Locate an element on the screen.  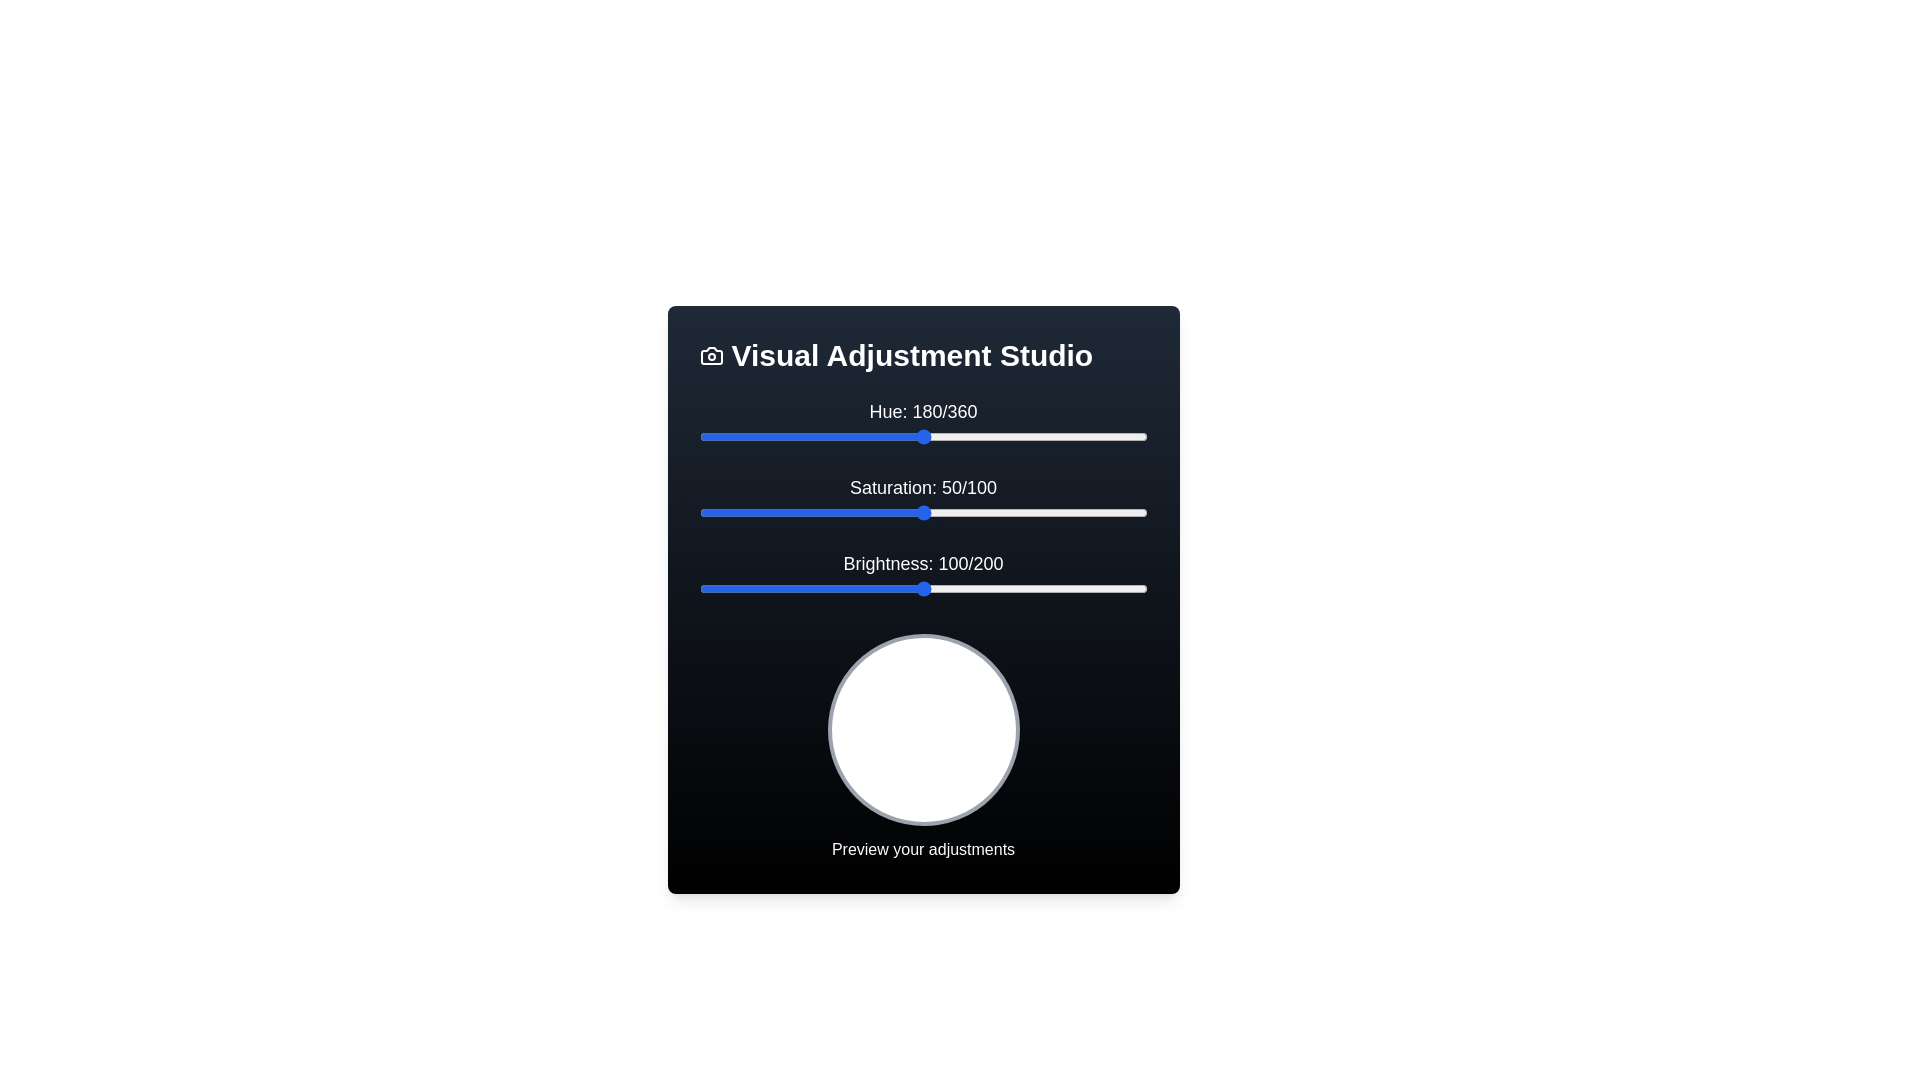
the 'Saturation' slider to 99 within its range is located at coordinates (1142, 512).